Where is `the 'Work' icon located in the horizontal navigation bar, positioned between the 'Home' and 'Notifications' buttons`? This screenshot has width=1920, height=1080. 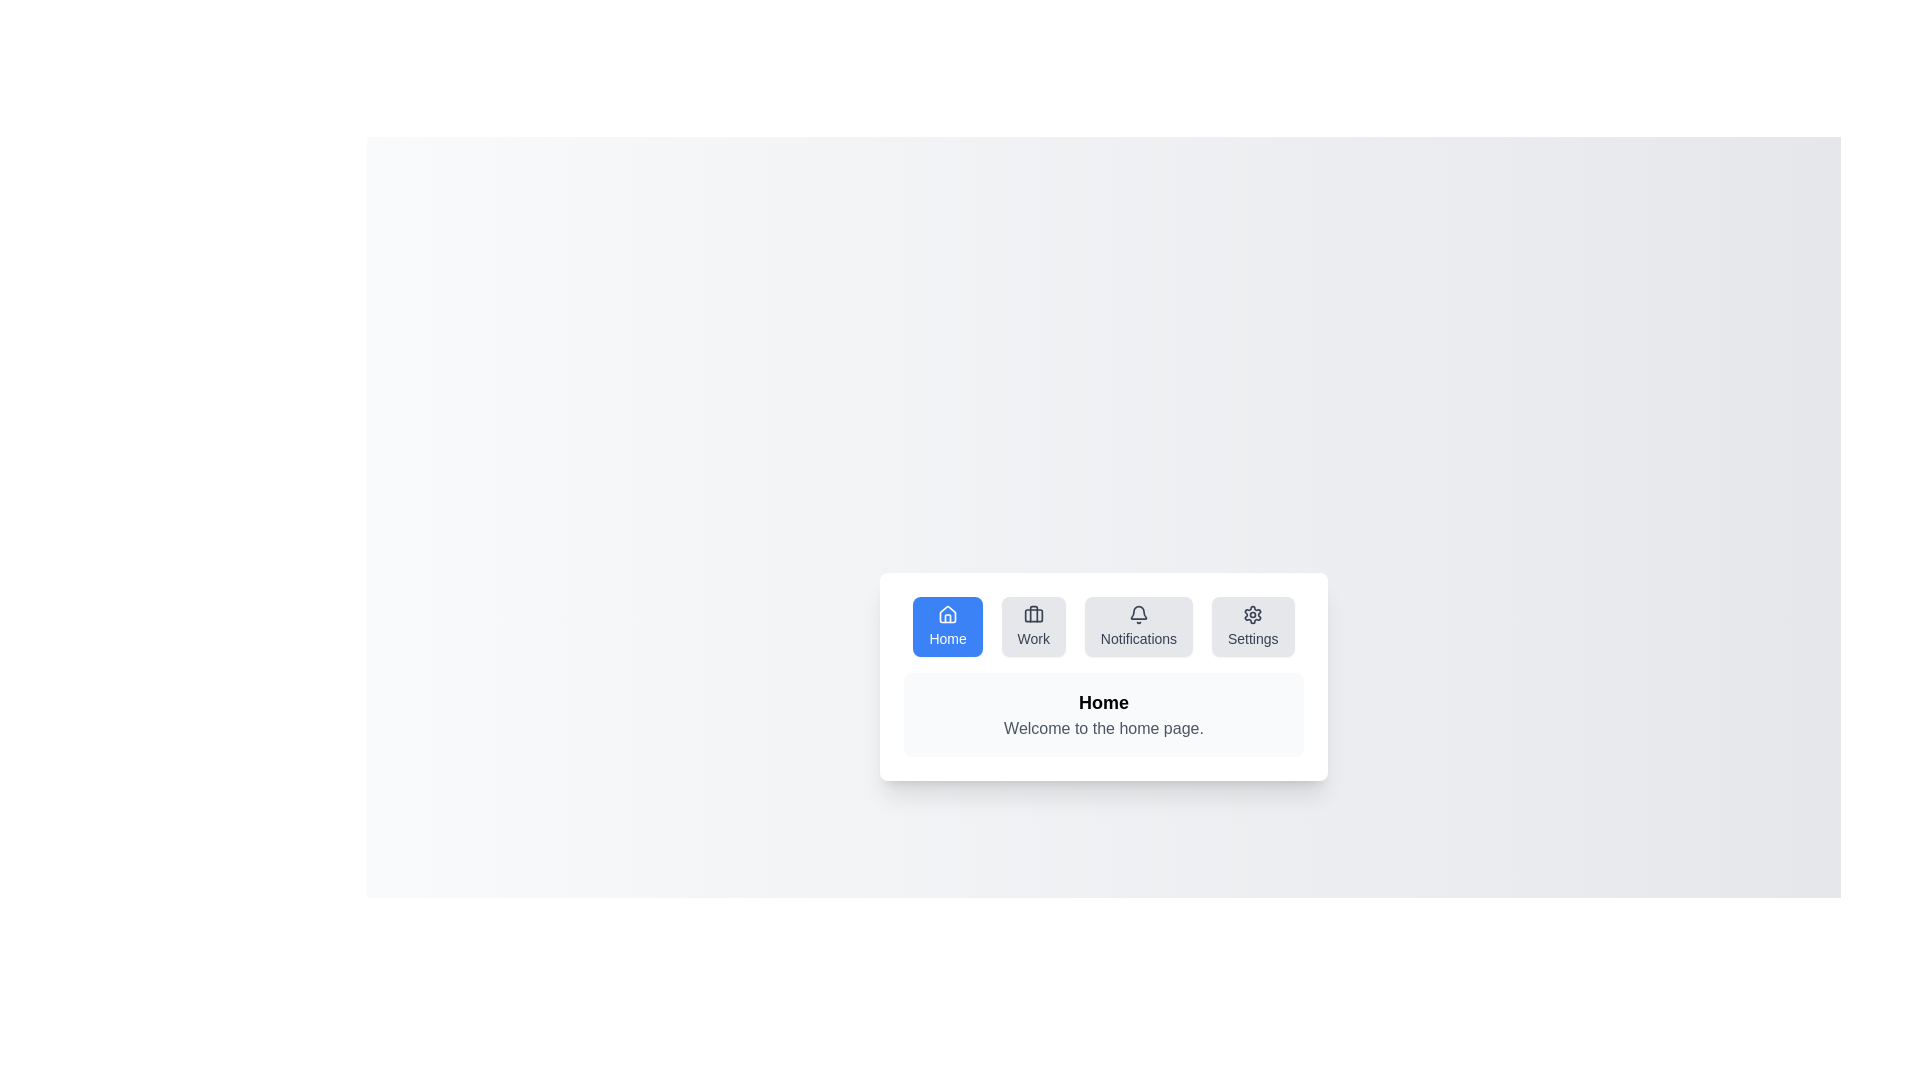 the 'Work' icon located in the horizontal navigation bar, positioned between the 'Home' and 'Notifications' buttons is located at coordinates (1033, 613).